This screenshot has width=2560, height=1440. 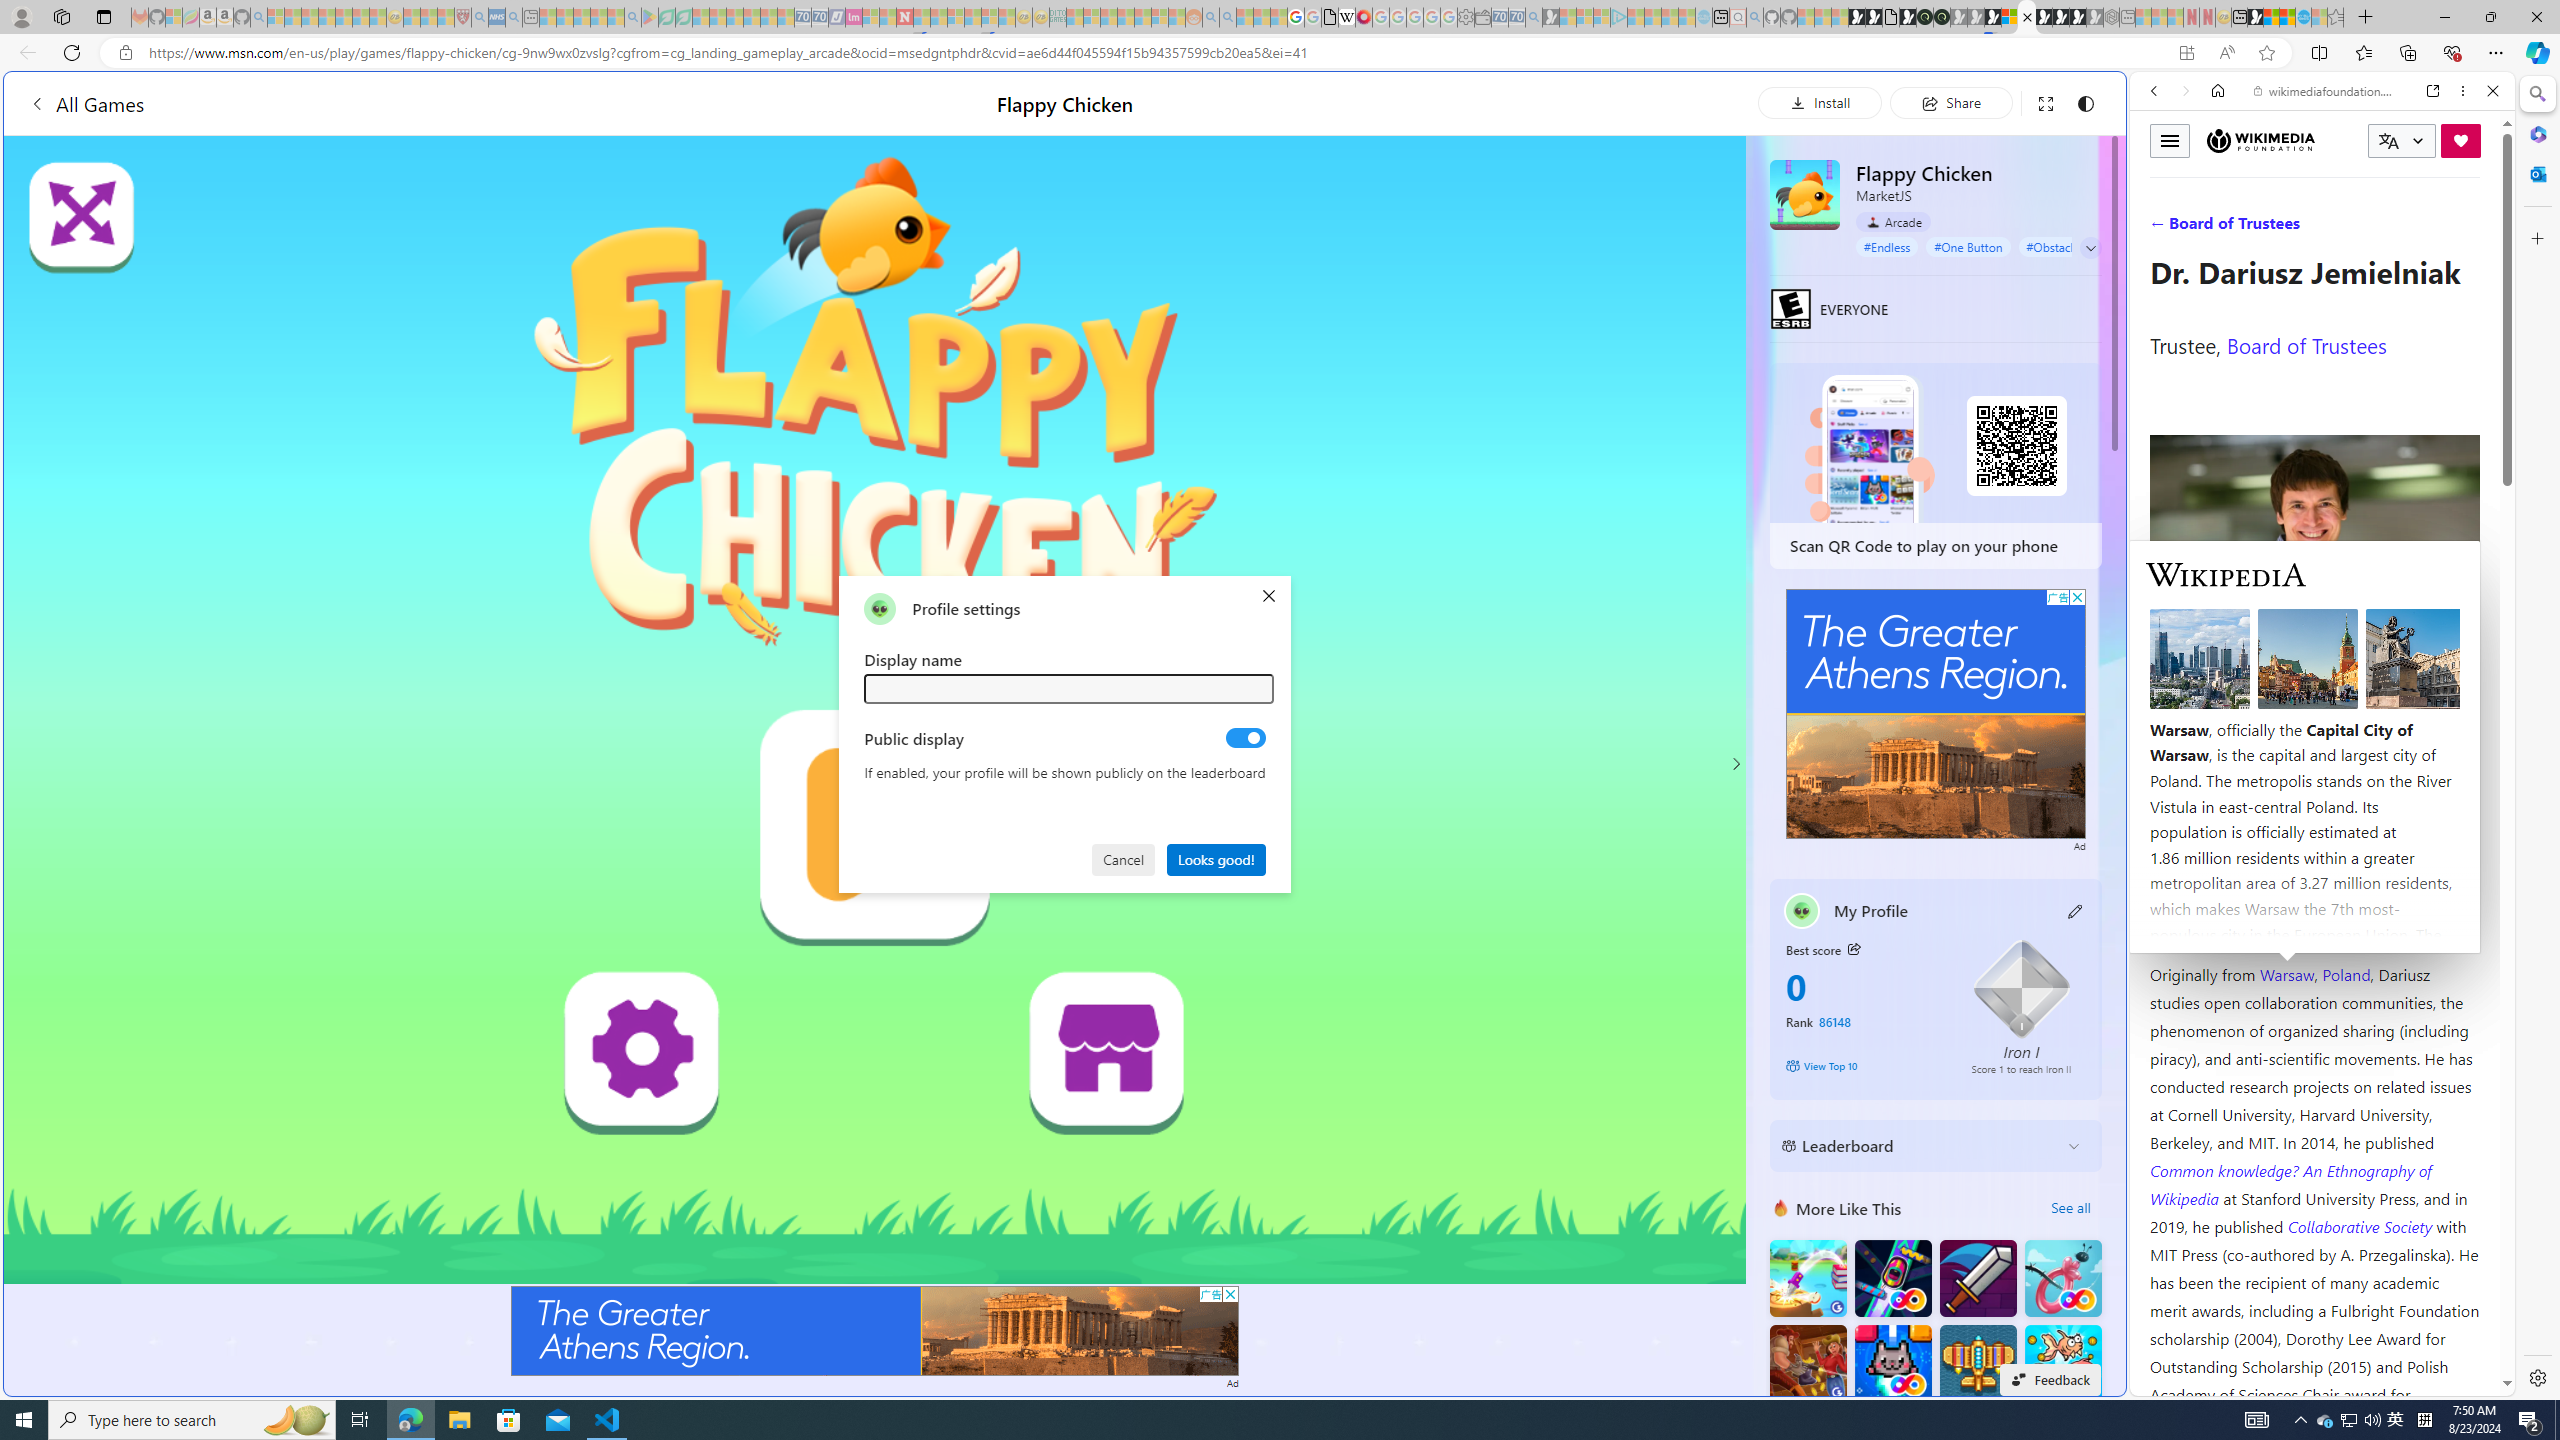 I want to click on 'Jobs - lastminute.com Investor Portal - Sleeping', so click(x=852, y=16).